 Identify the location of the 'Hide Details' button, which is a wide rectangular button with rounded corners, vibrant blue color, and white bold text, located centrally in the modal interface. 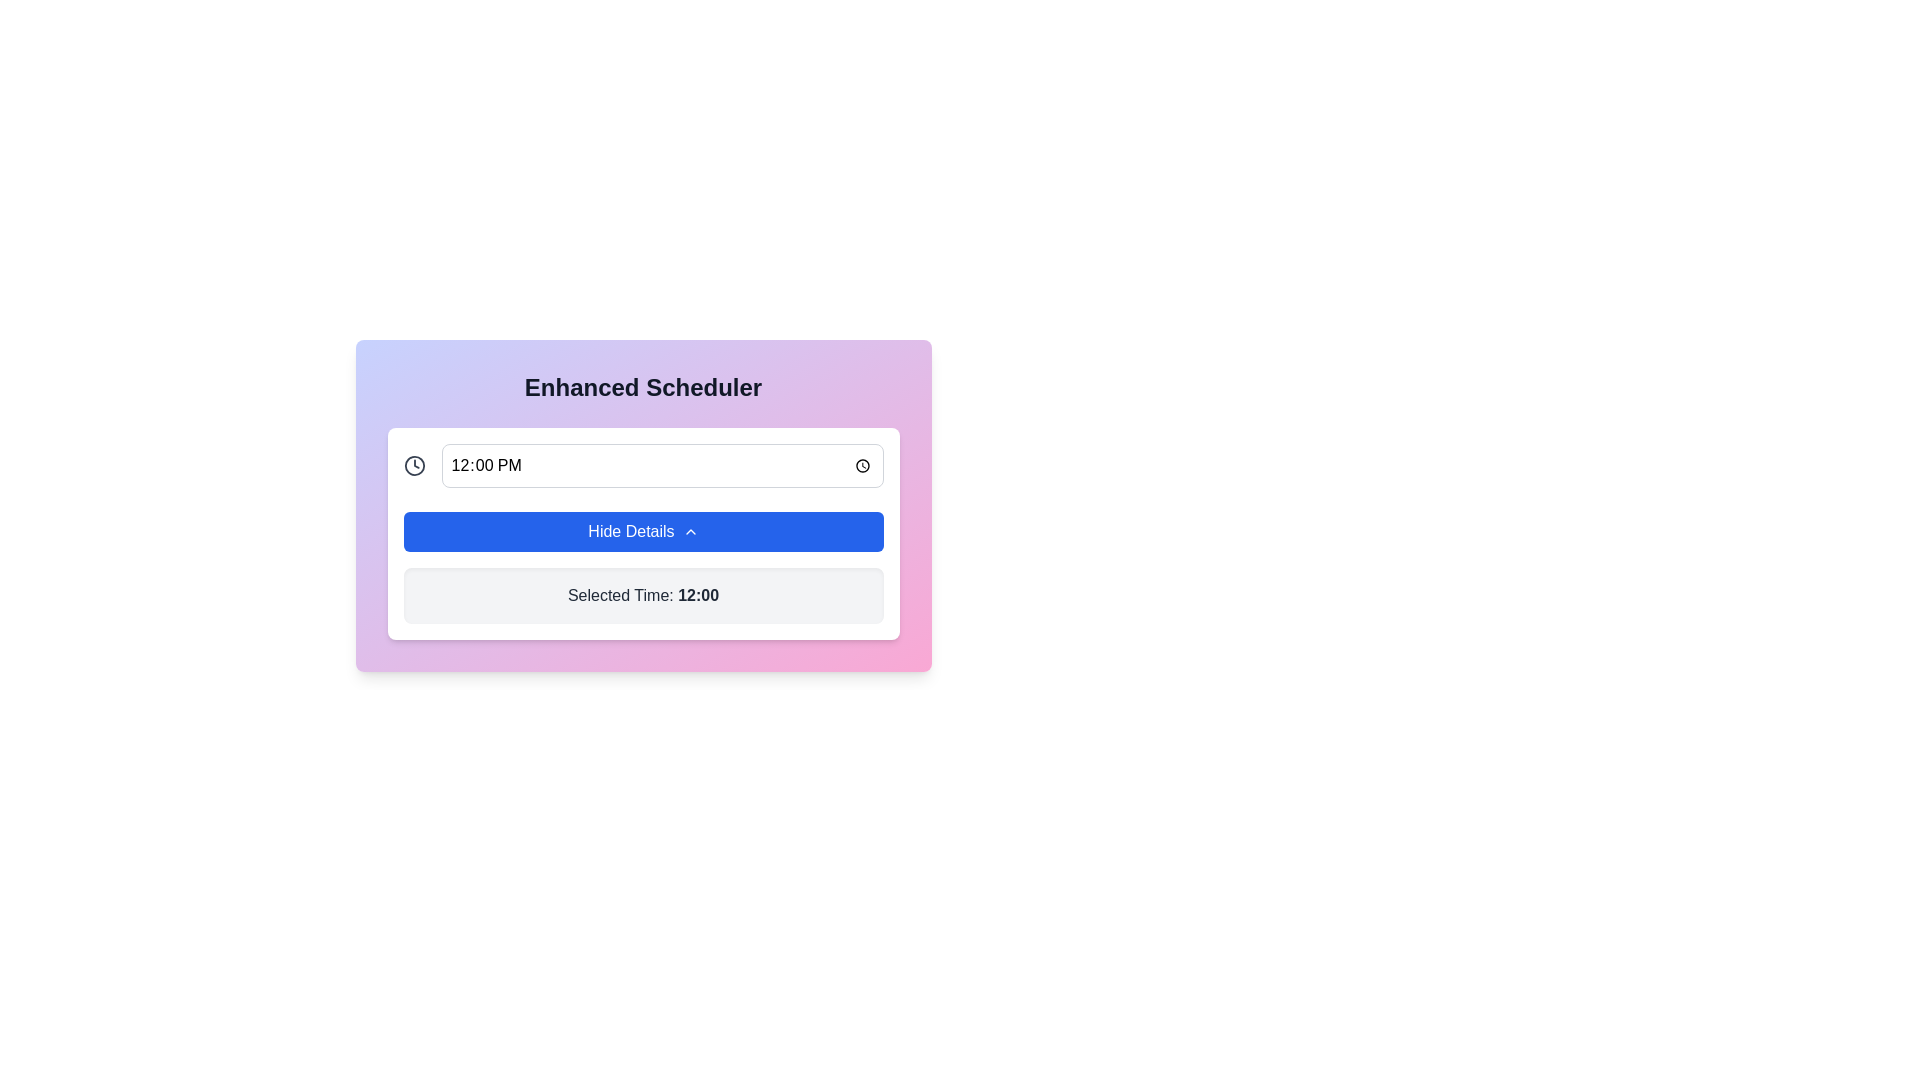
(643, 531).